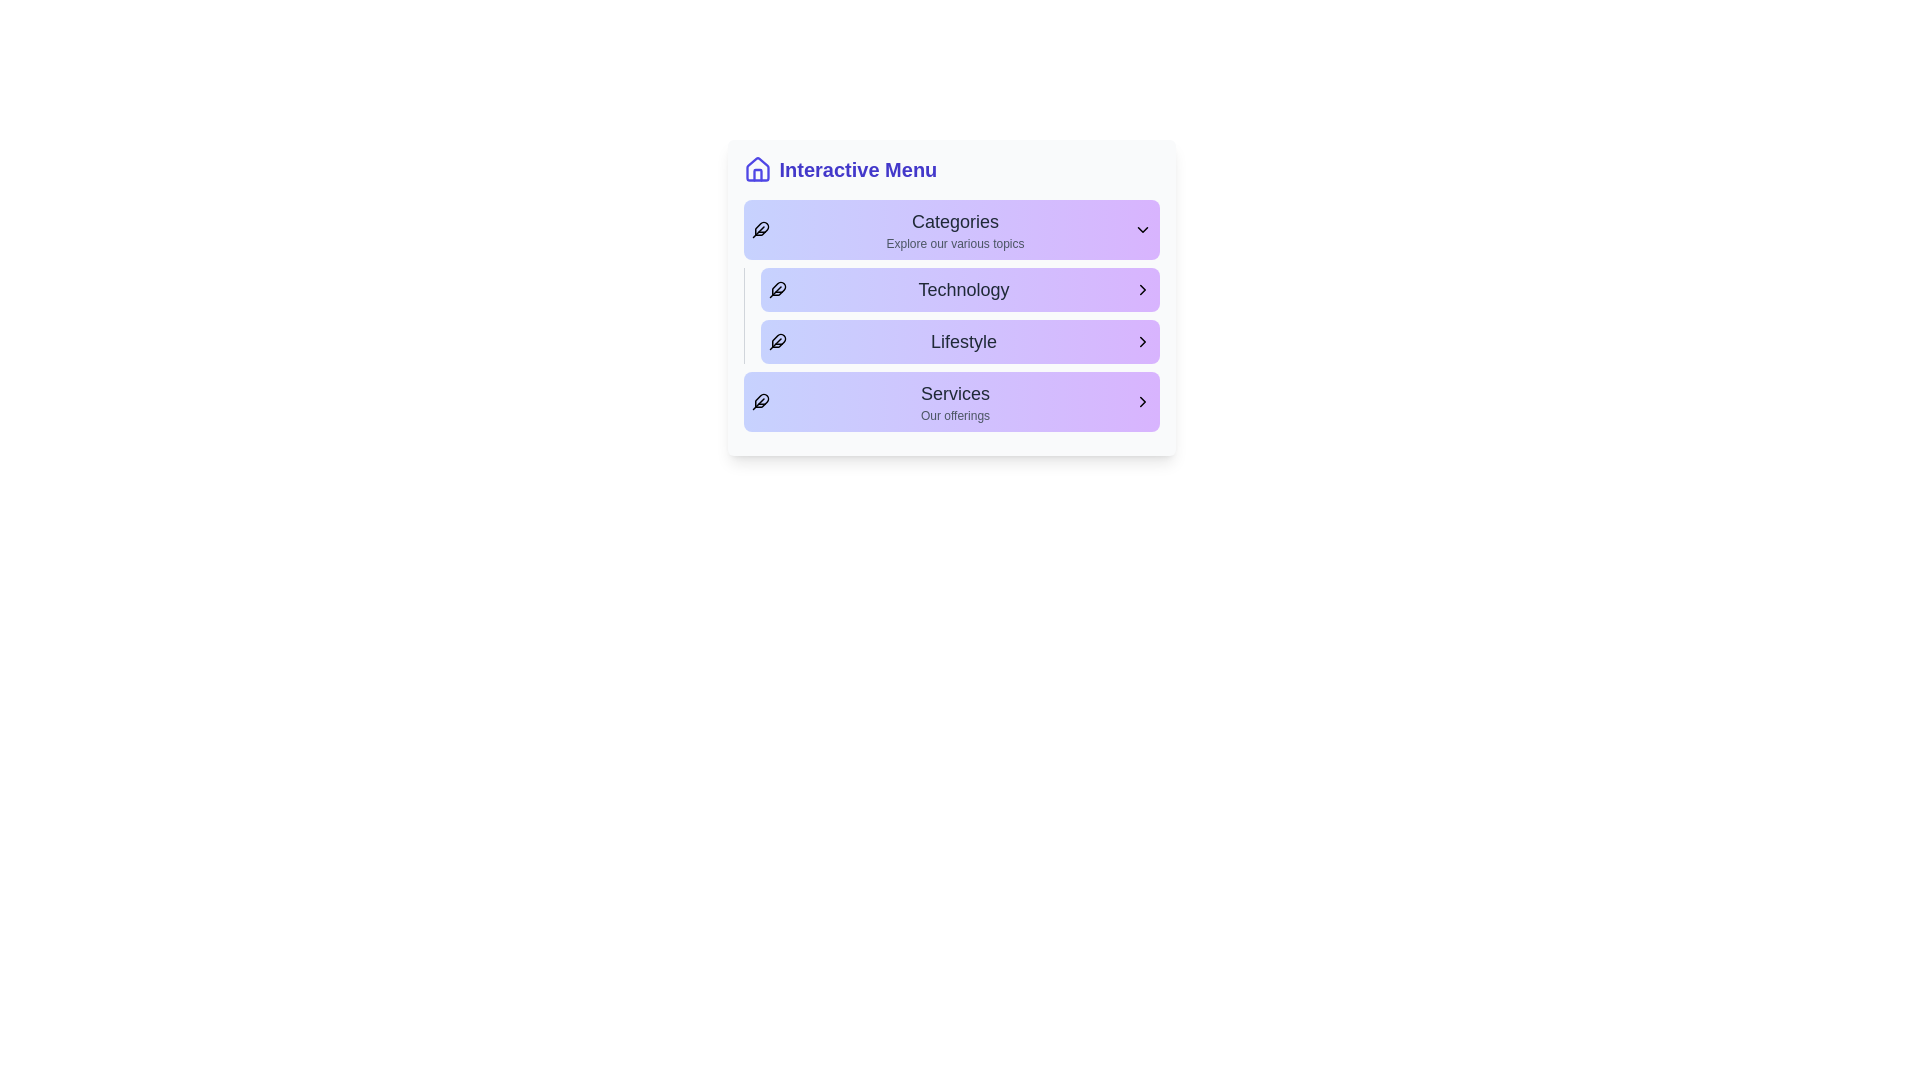  What do you see at coordinates (954, 401) in the screenshot?
I see `the 'Services' text label in the 'Interactive Menu', which is located below the 'Lifestyle' section and indicates the offerings area` at bounding box center [954, 401].